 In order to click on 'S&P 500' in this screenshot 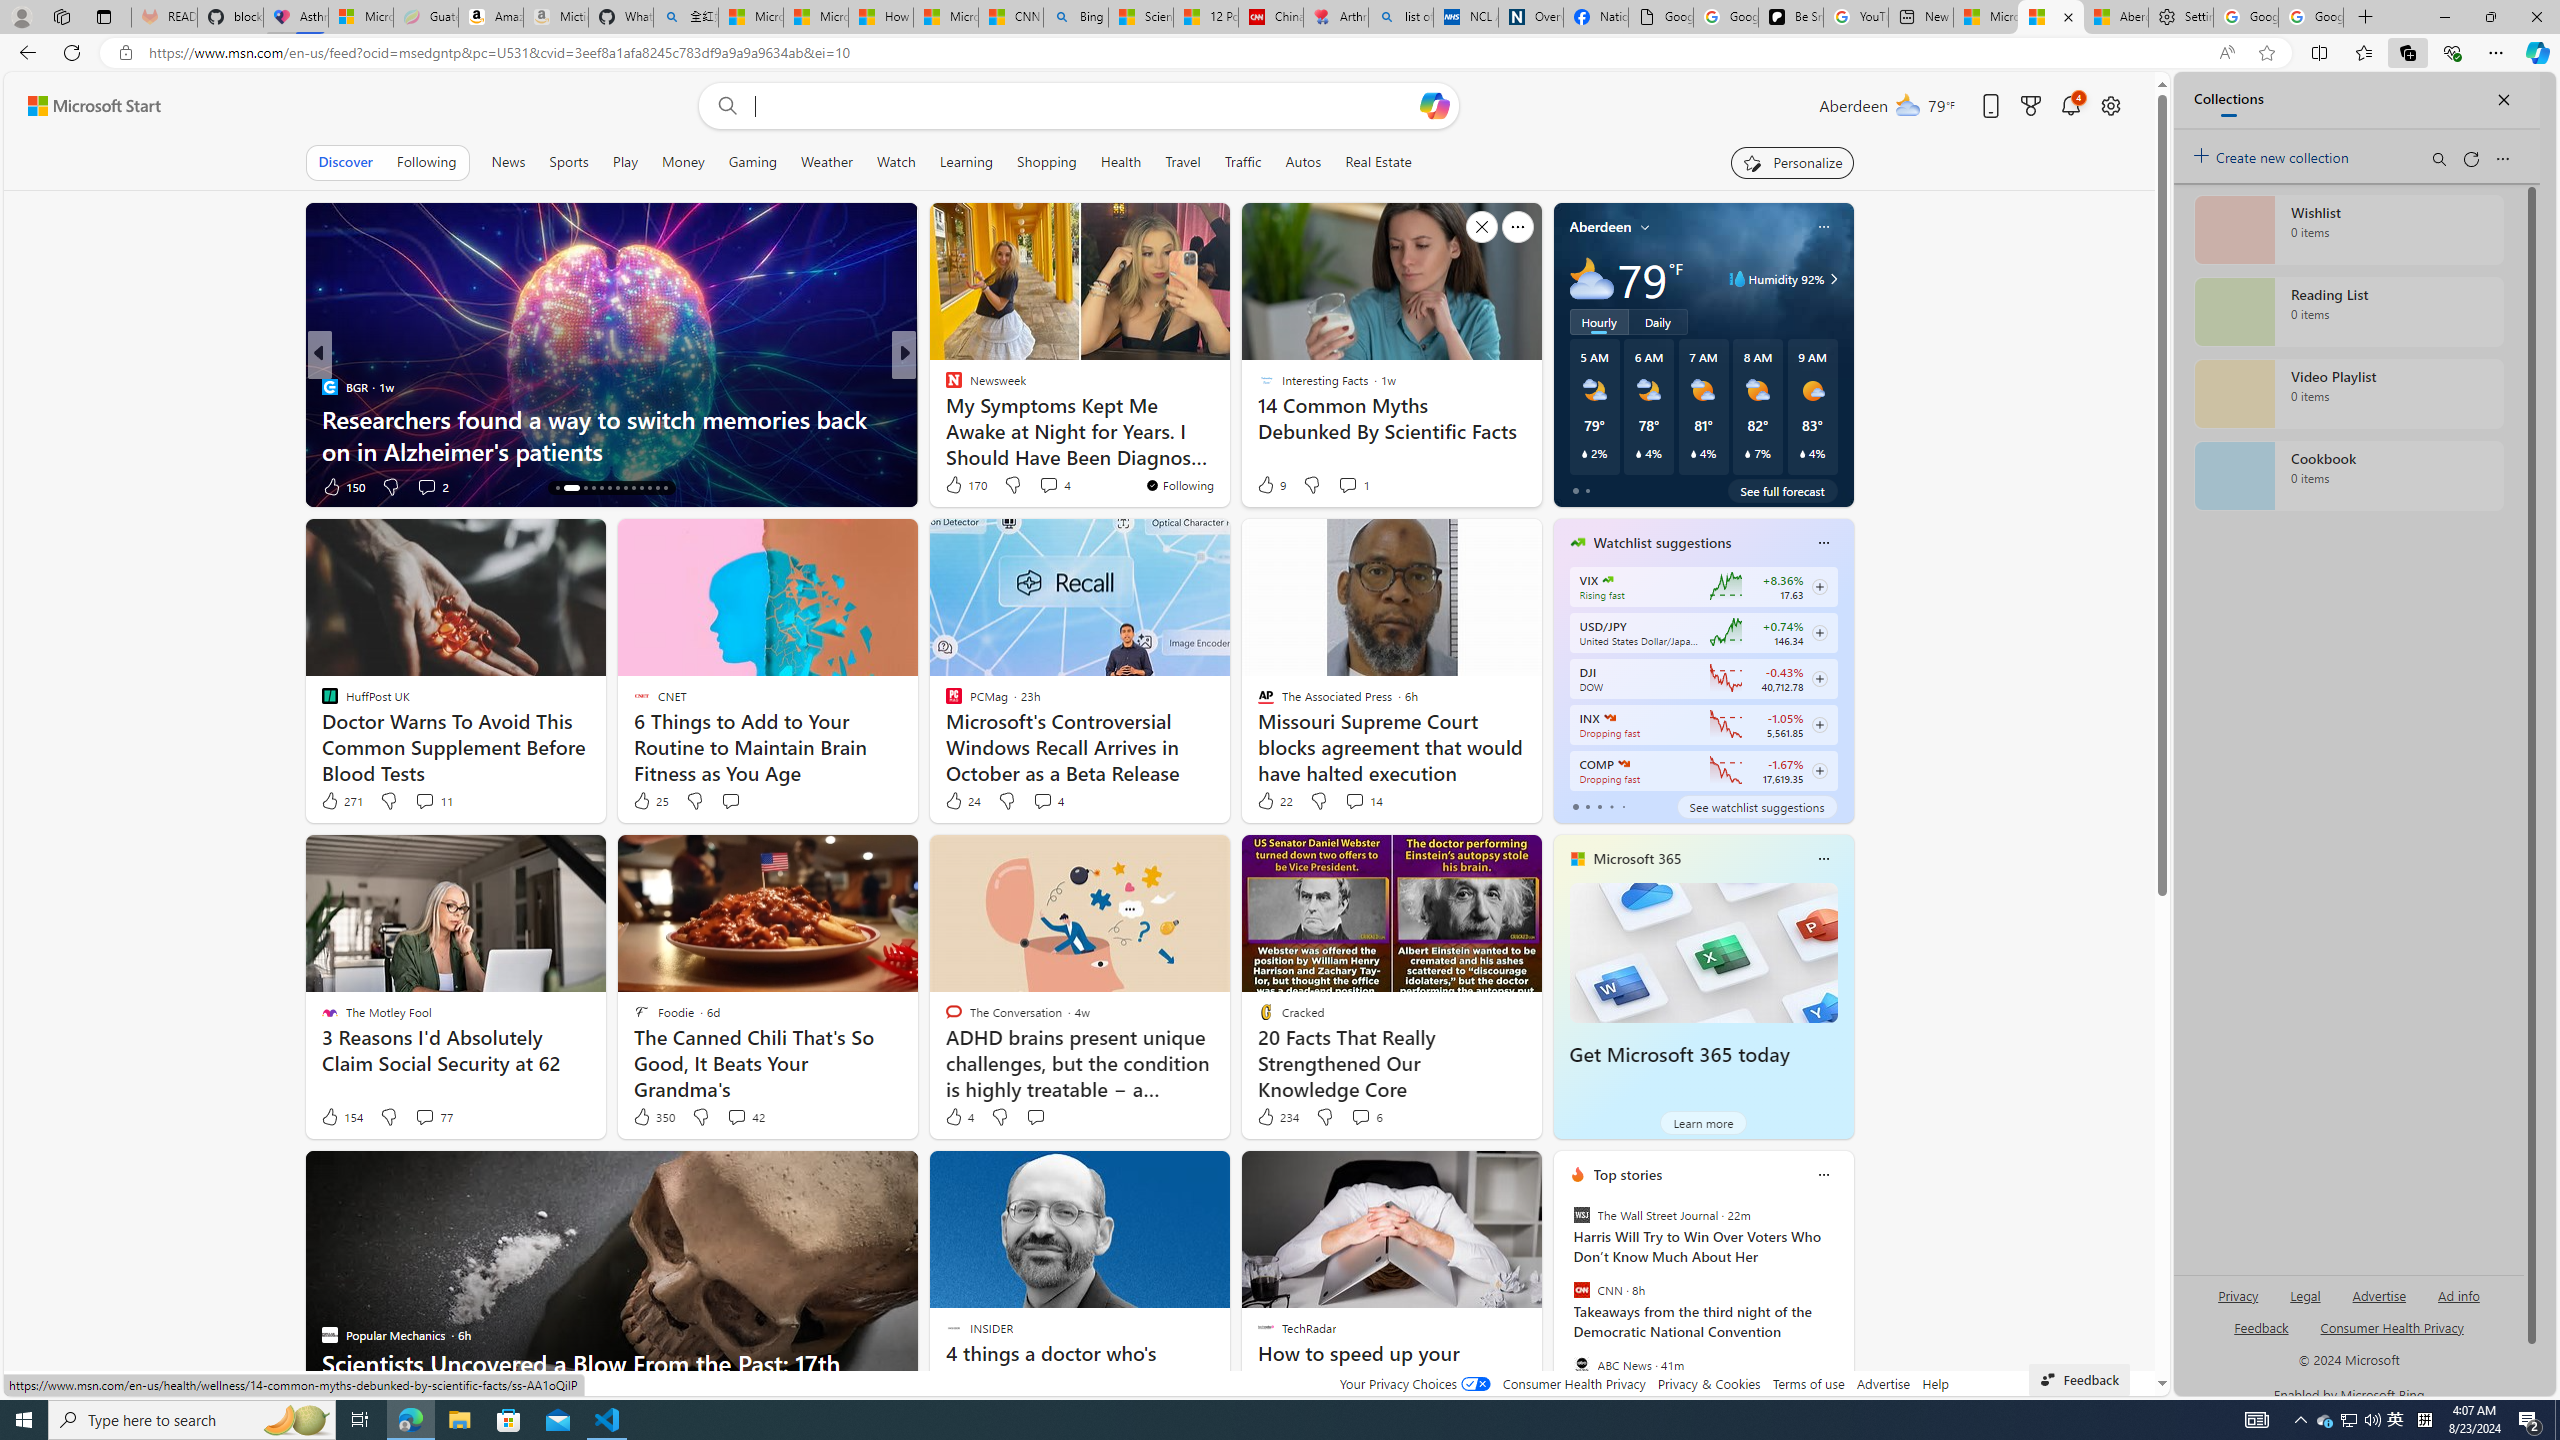, I will do `click(1607, 716)`.